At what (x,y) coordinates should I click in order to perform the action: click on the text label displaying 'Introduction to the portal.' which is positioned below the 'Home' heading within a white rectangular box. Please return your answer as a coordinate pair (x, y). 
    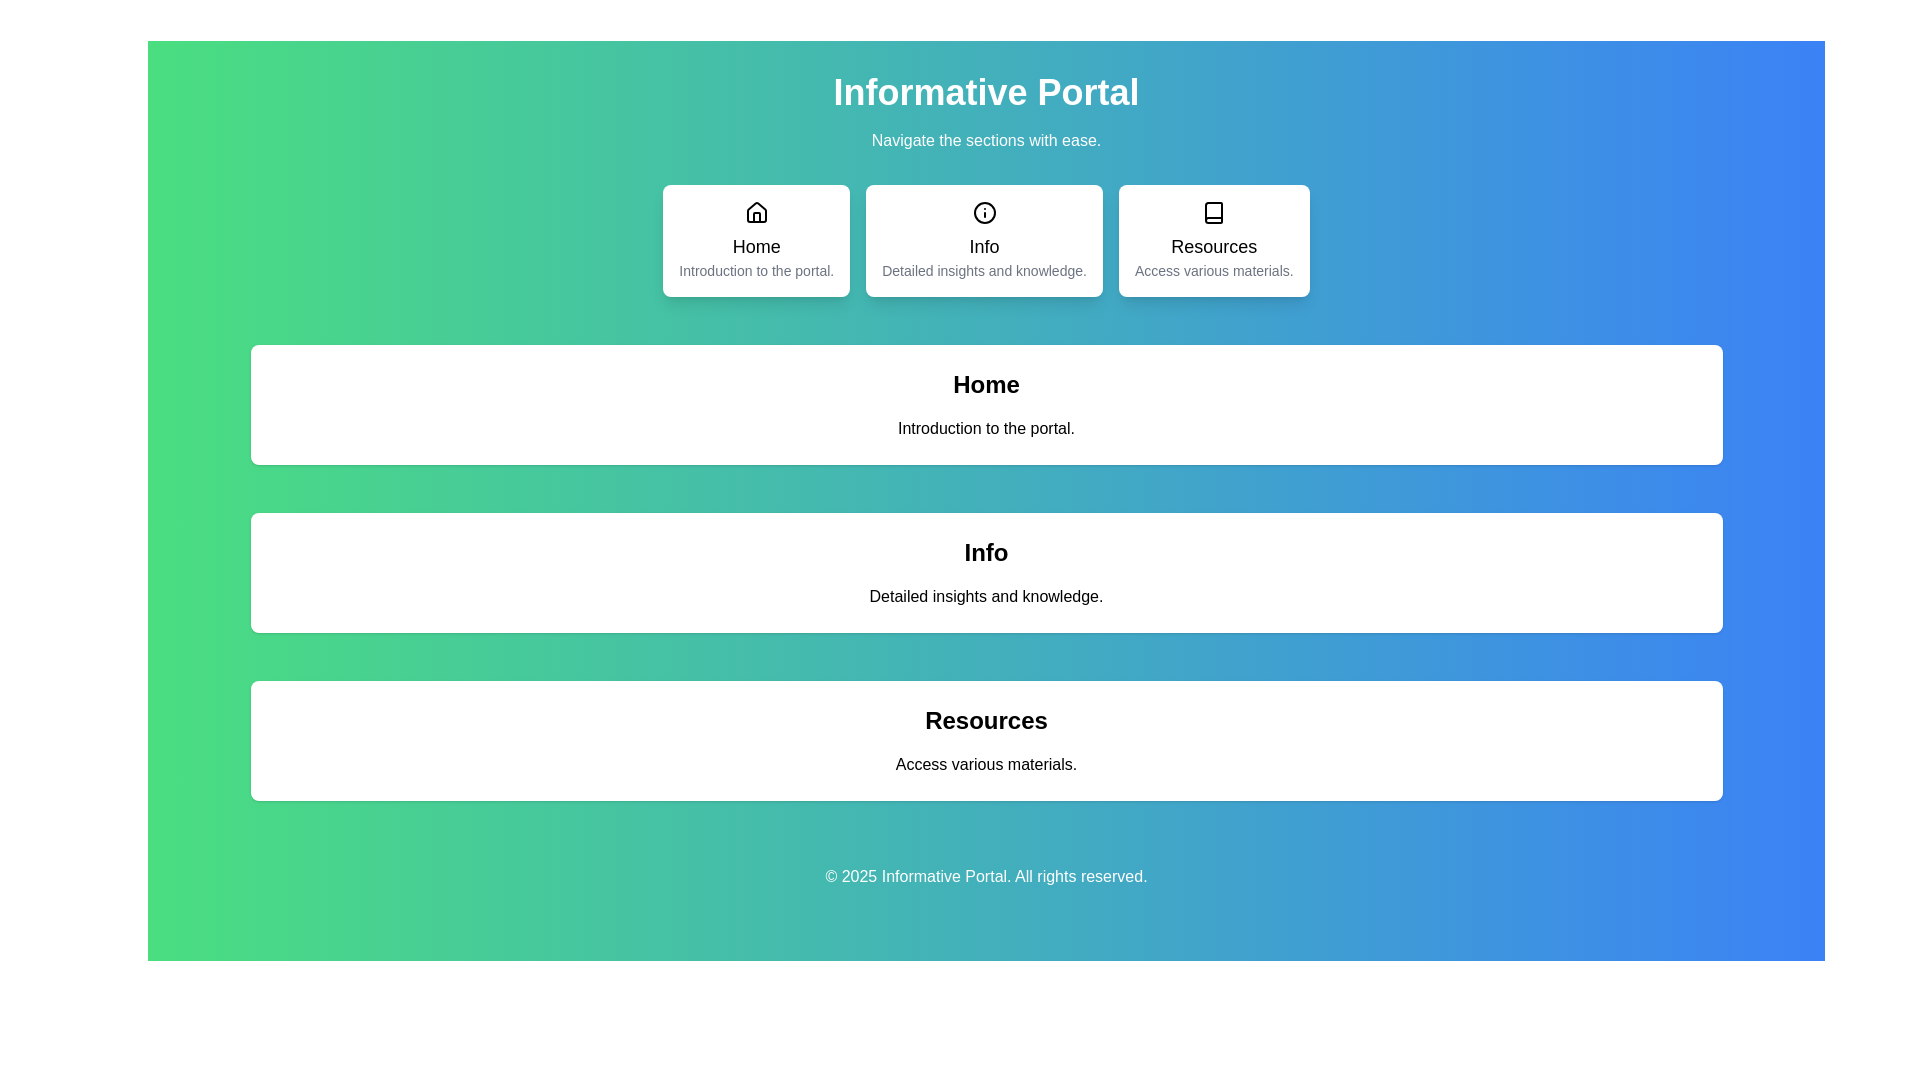
    Looking at the image, I should click on (986, 427).